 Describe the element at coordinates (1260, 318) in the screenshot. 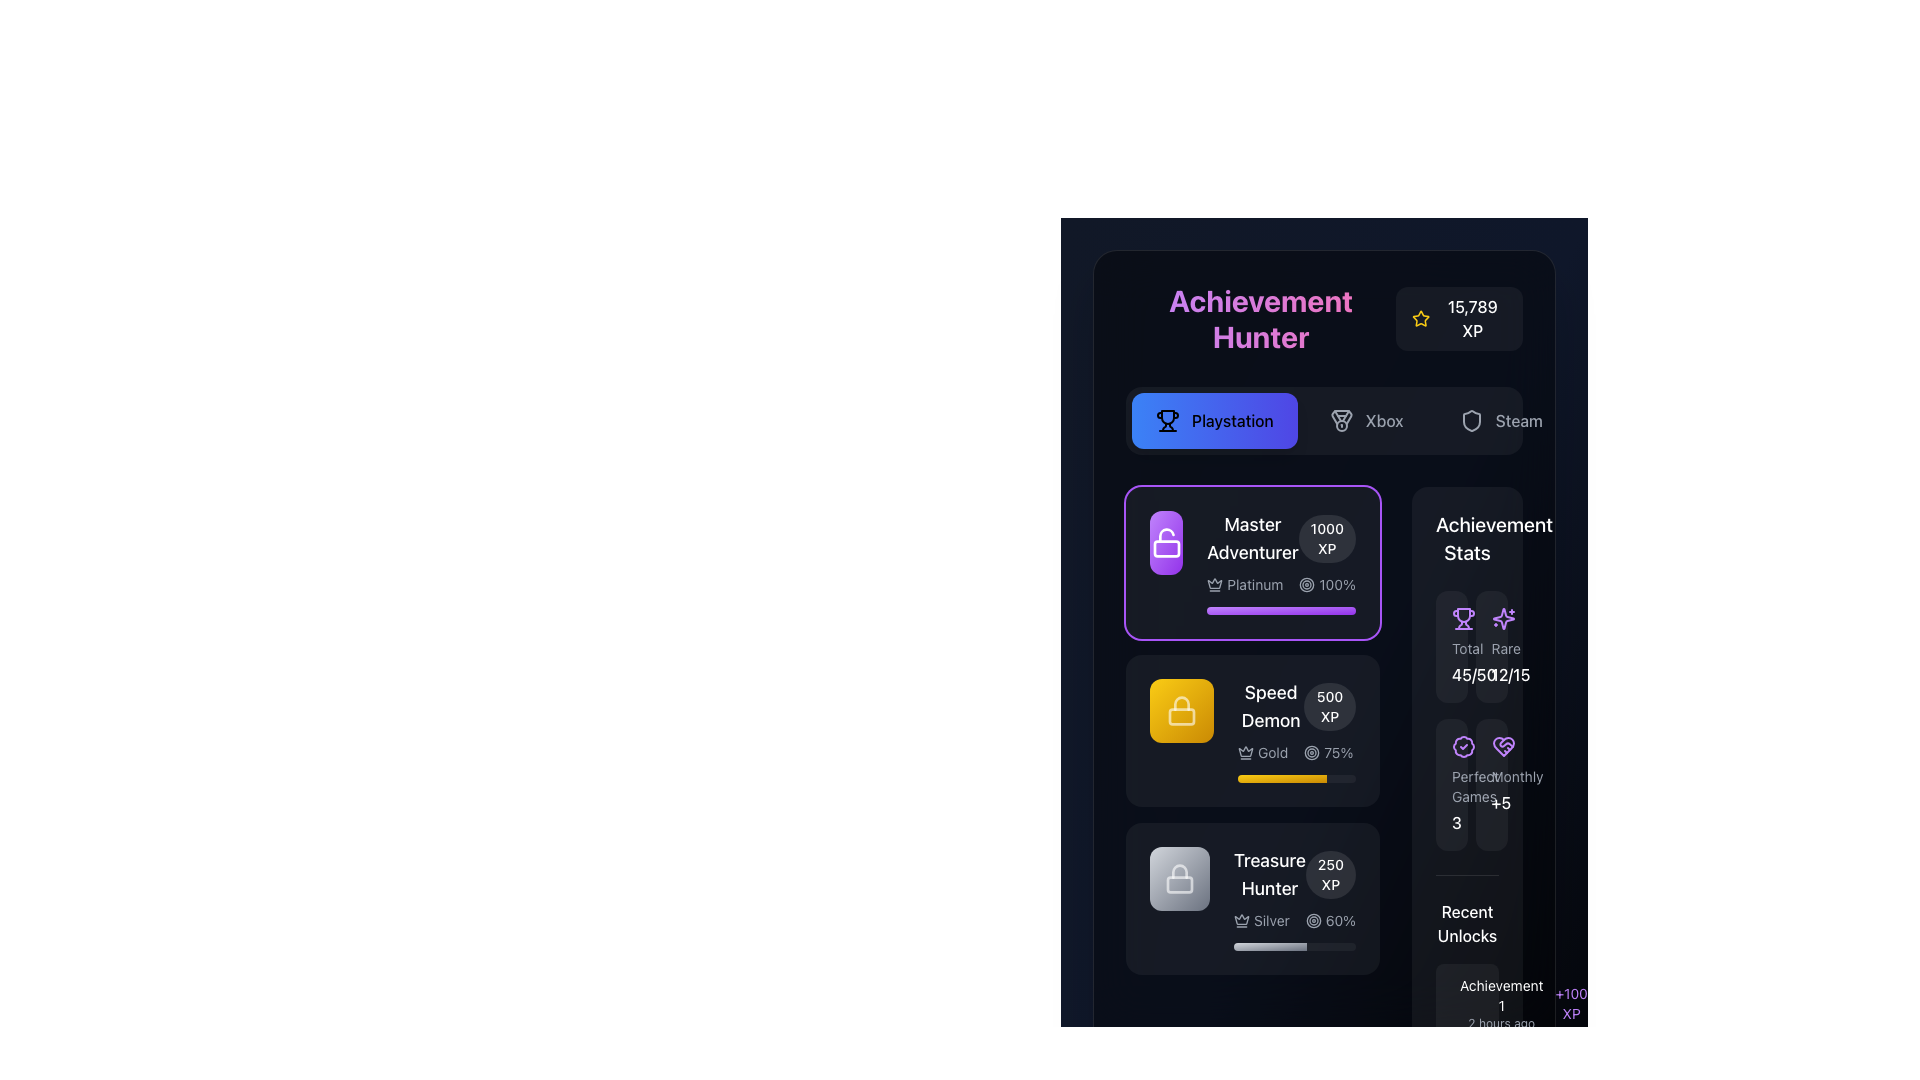

I see `the title text element indicating user achievements or stats, located in the top-left section of the navigation bar` at that location.